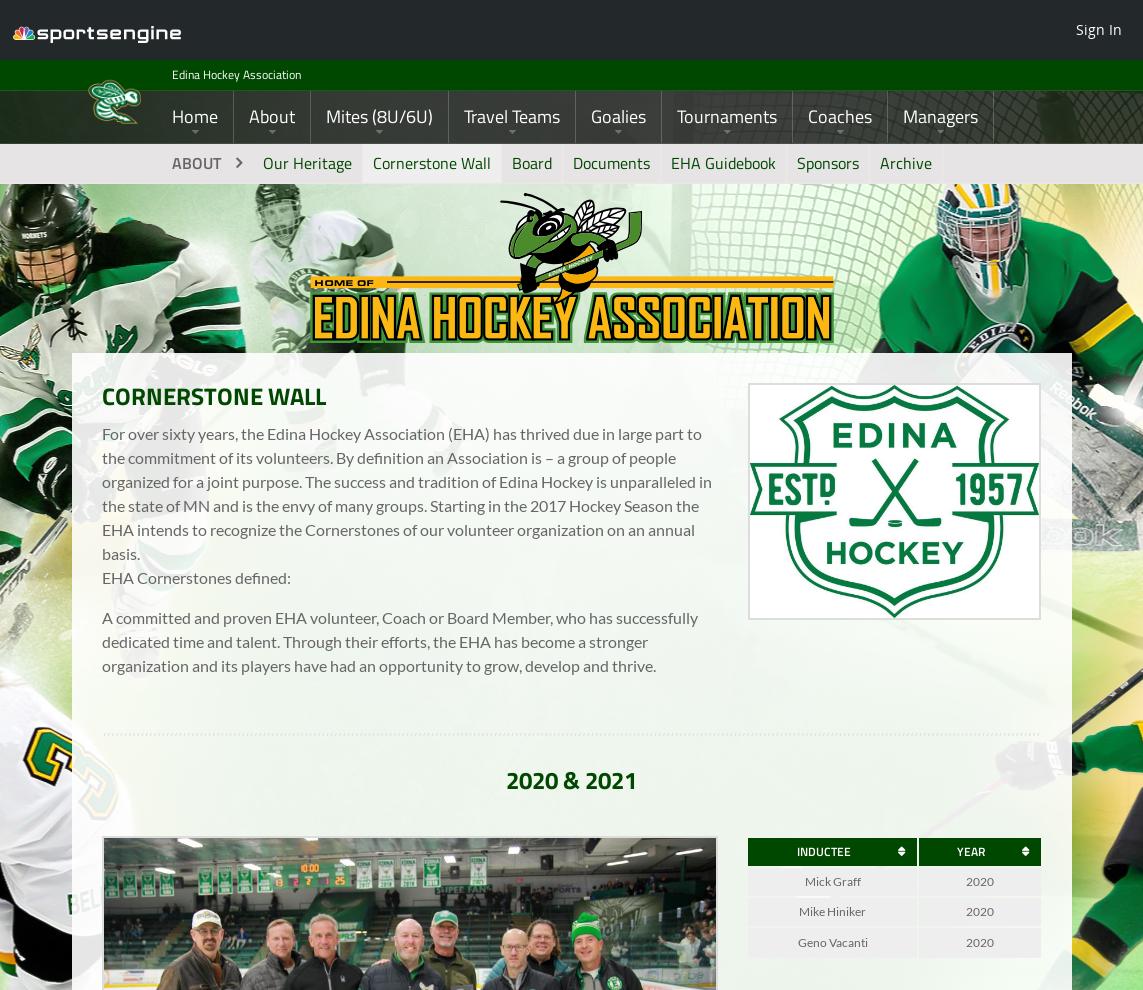  What do you see at coordinates (830, 956) in the screenshot?
I see `'Geno Vacanti'` at bounding box center [830, 956].